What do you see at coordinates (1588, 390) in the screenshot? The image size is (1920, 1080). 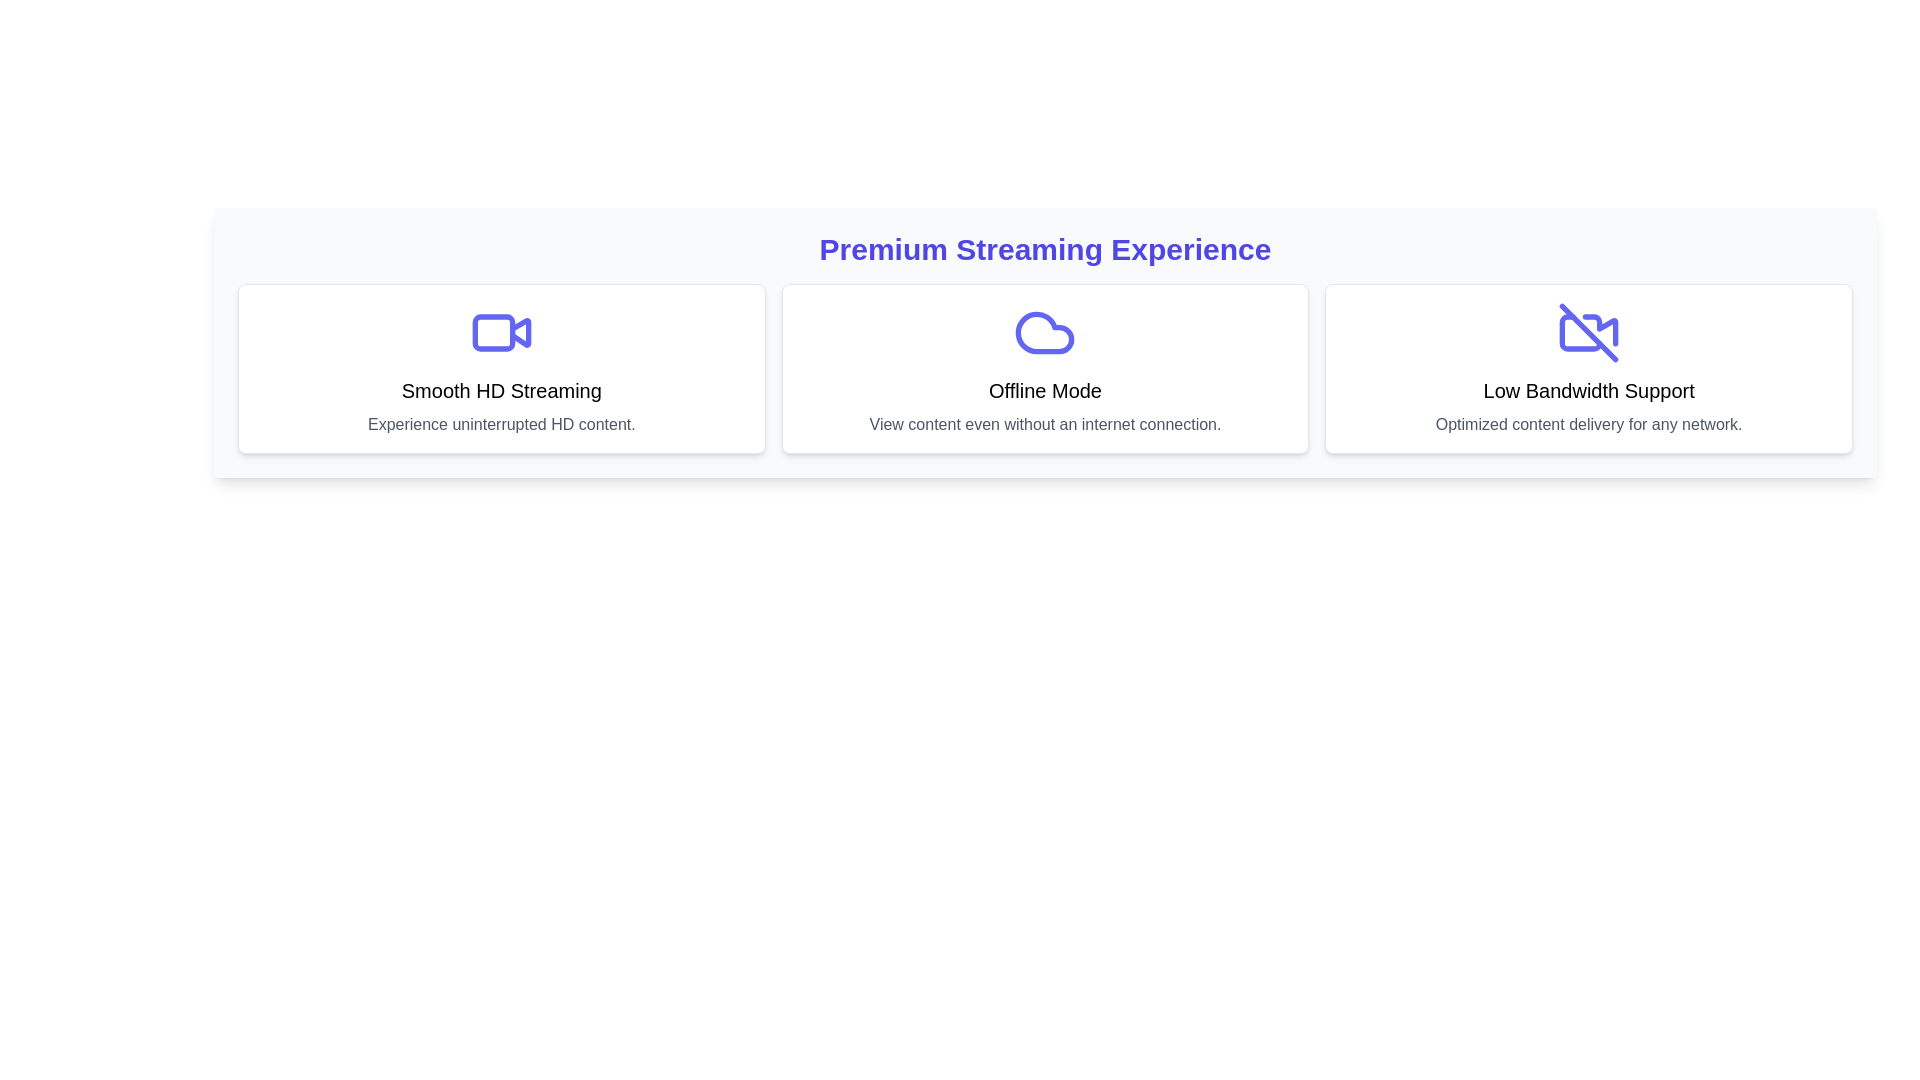 I see `the static text label 'Low Bandwidth Support' which is styled with a larger font and located in the third card on the rightmost side, beneath a crossed-out video camera icon` at bounding box center [1588, 390].